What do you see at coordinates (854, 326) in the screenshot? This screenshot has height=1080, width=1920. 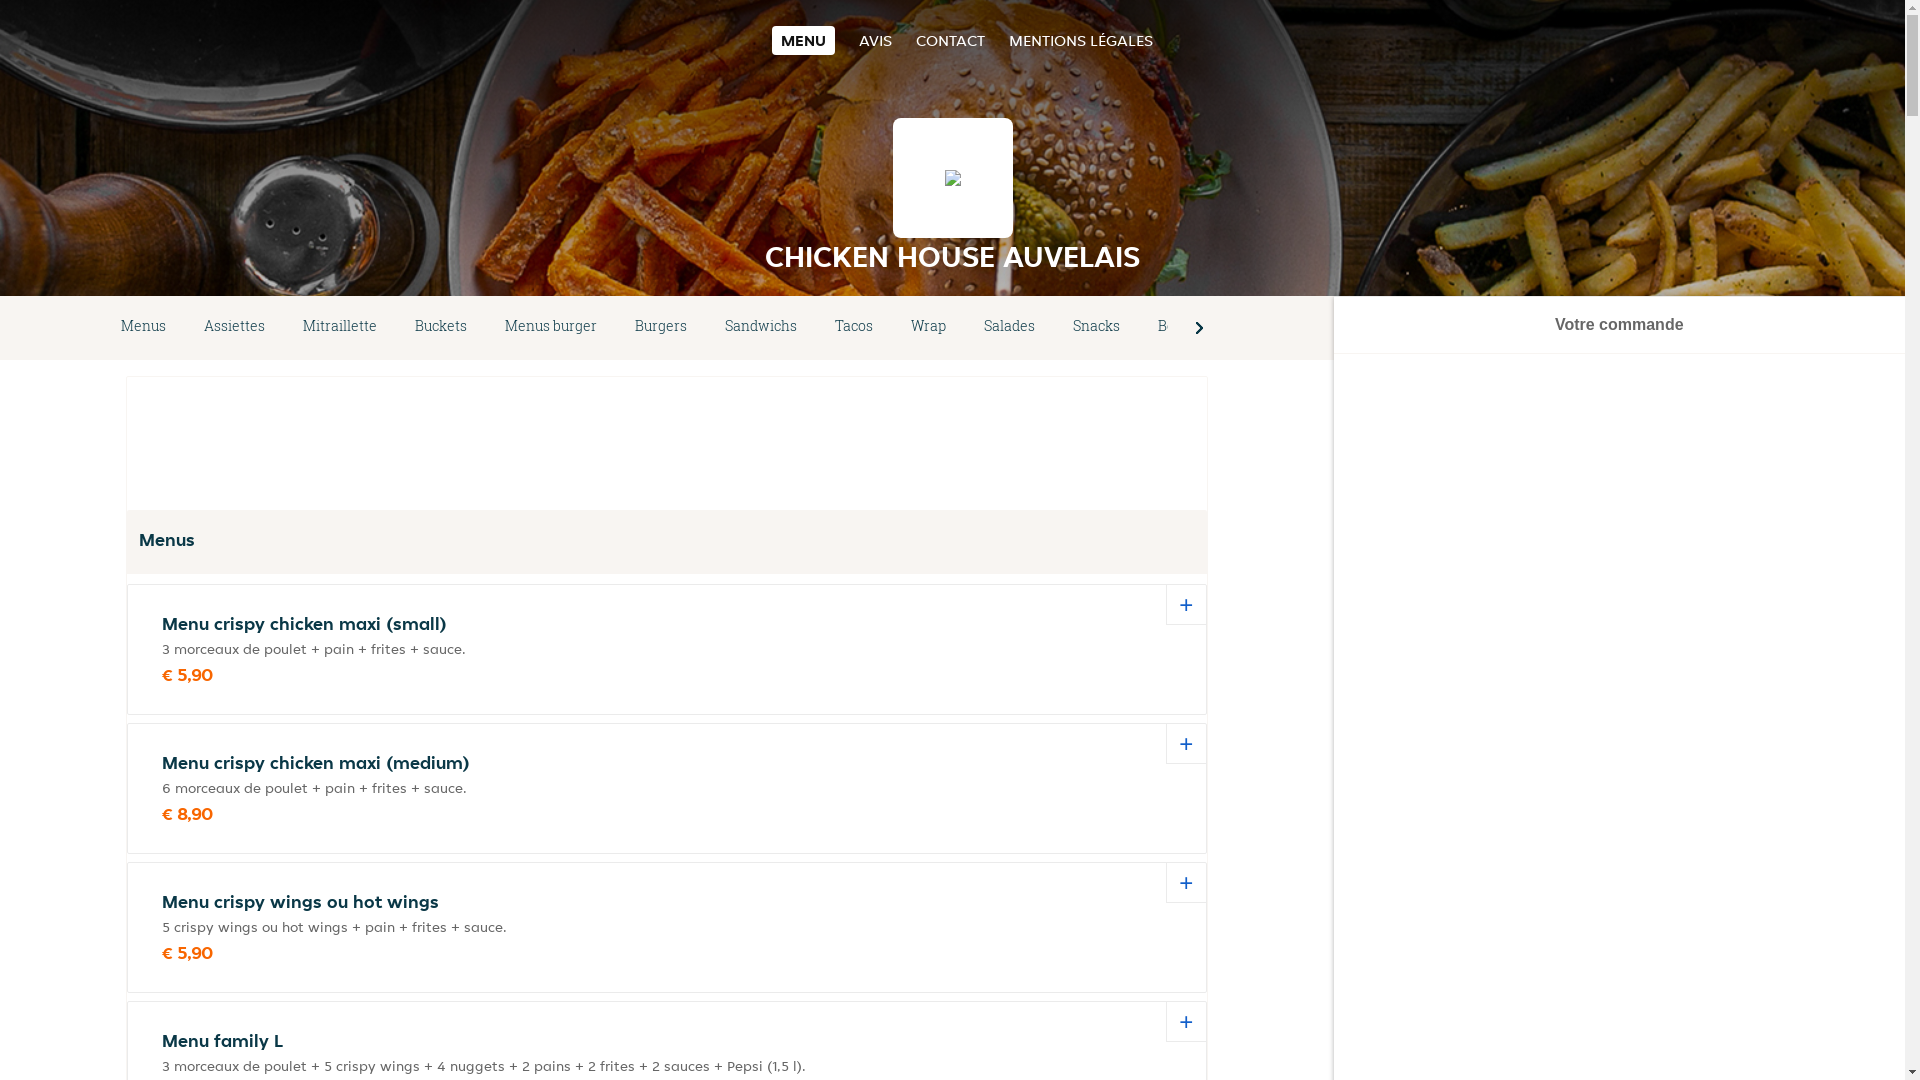 I see `'Tacos'` at bounding box center [854, 326].